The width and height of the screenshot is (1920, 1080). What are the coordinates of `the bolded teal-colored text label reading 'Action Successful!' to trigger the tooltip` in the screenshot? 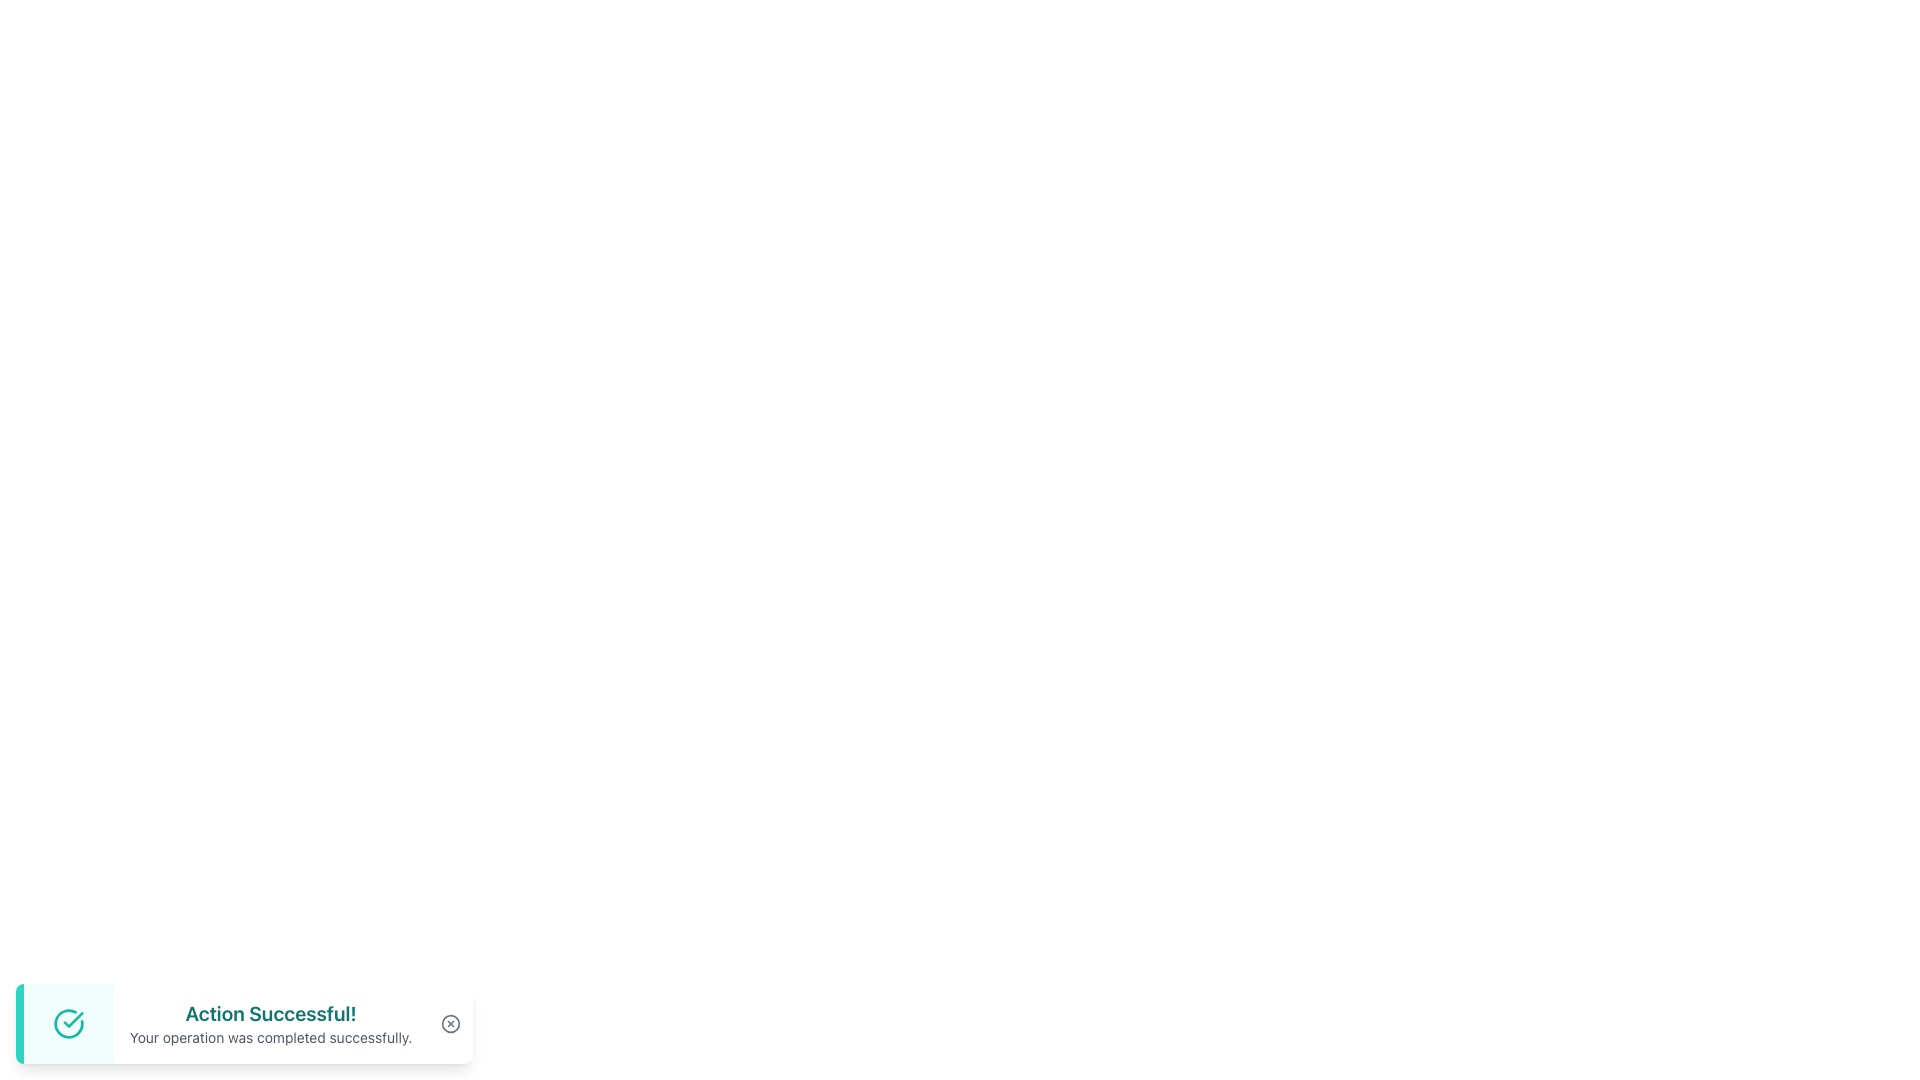 It's located at (270, 1014).